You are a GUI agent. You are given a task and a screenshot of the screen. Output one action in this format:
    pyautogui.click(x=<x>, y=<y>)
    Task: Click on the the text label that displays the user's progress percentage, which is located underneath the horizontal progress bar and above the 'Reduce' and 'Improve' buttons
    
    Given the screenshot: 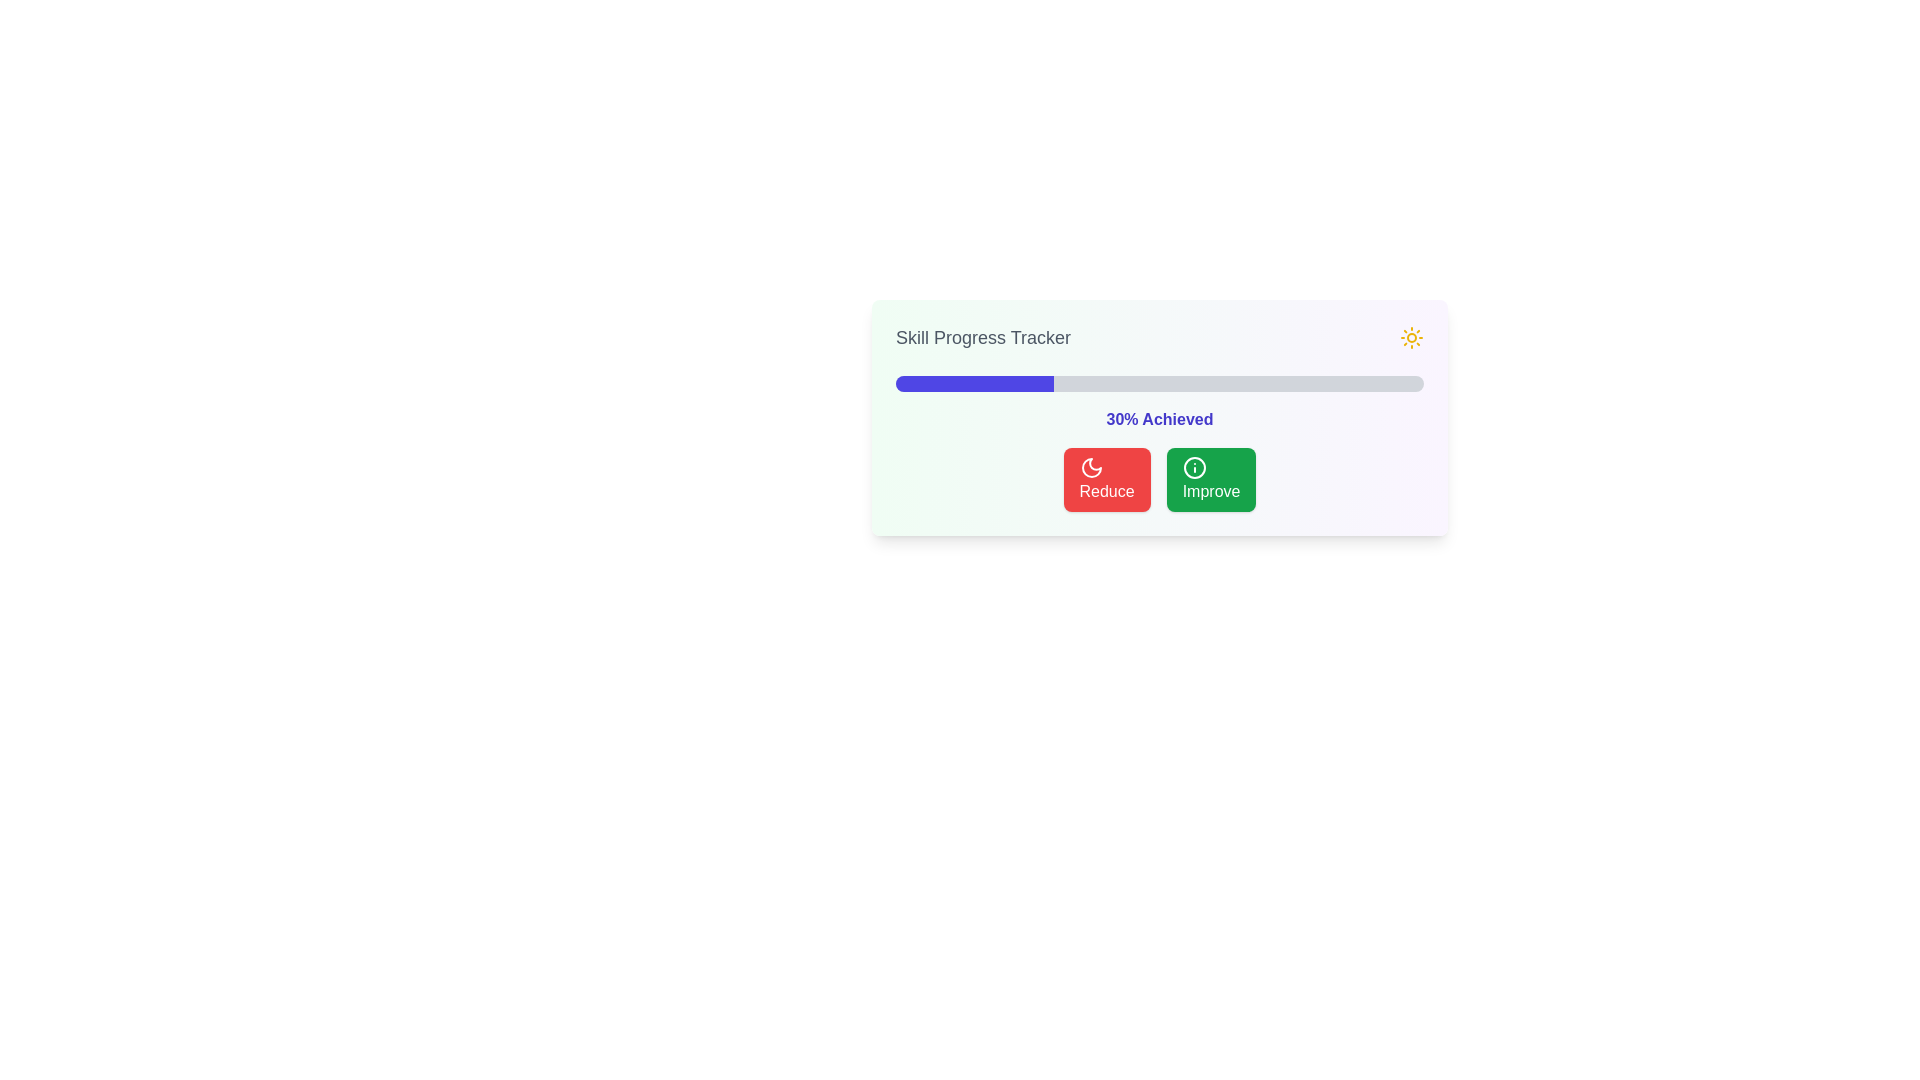 What is the action you would take?
    pyautogui.click(x=1160, y=419)
    